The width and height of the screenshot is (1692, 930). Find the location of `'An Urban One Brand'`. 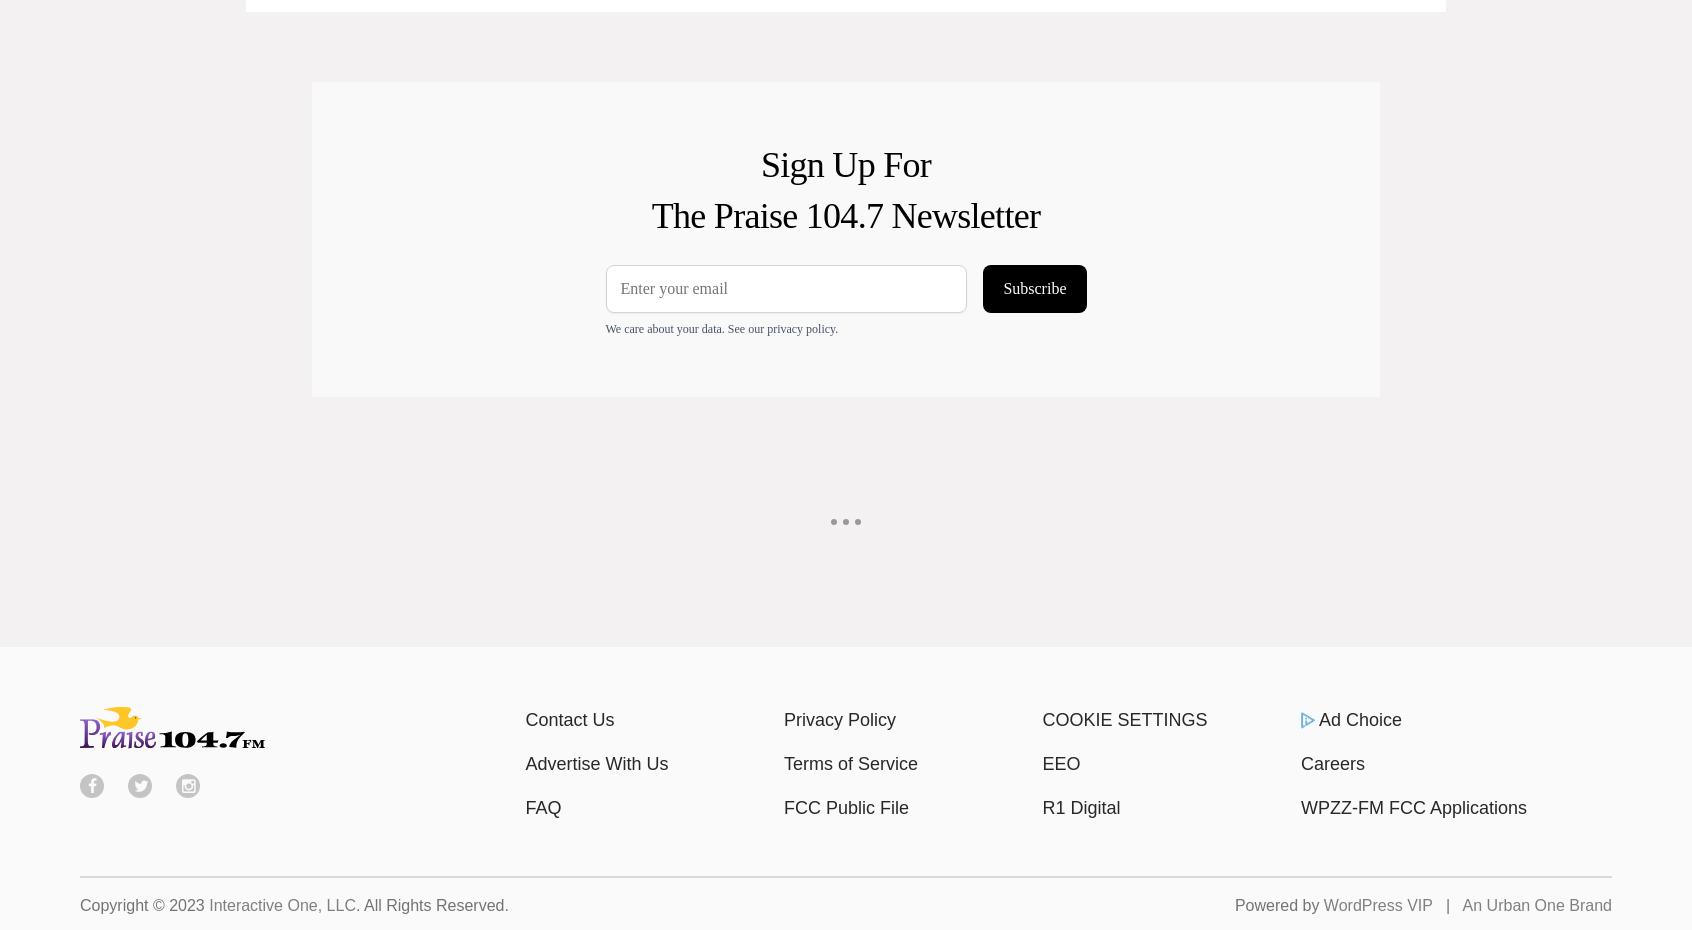

'An Urban One Brand' is located at coordinates (1537, 904).